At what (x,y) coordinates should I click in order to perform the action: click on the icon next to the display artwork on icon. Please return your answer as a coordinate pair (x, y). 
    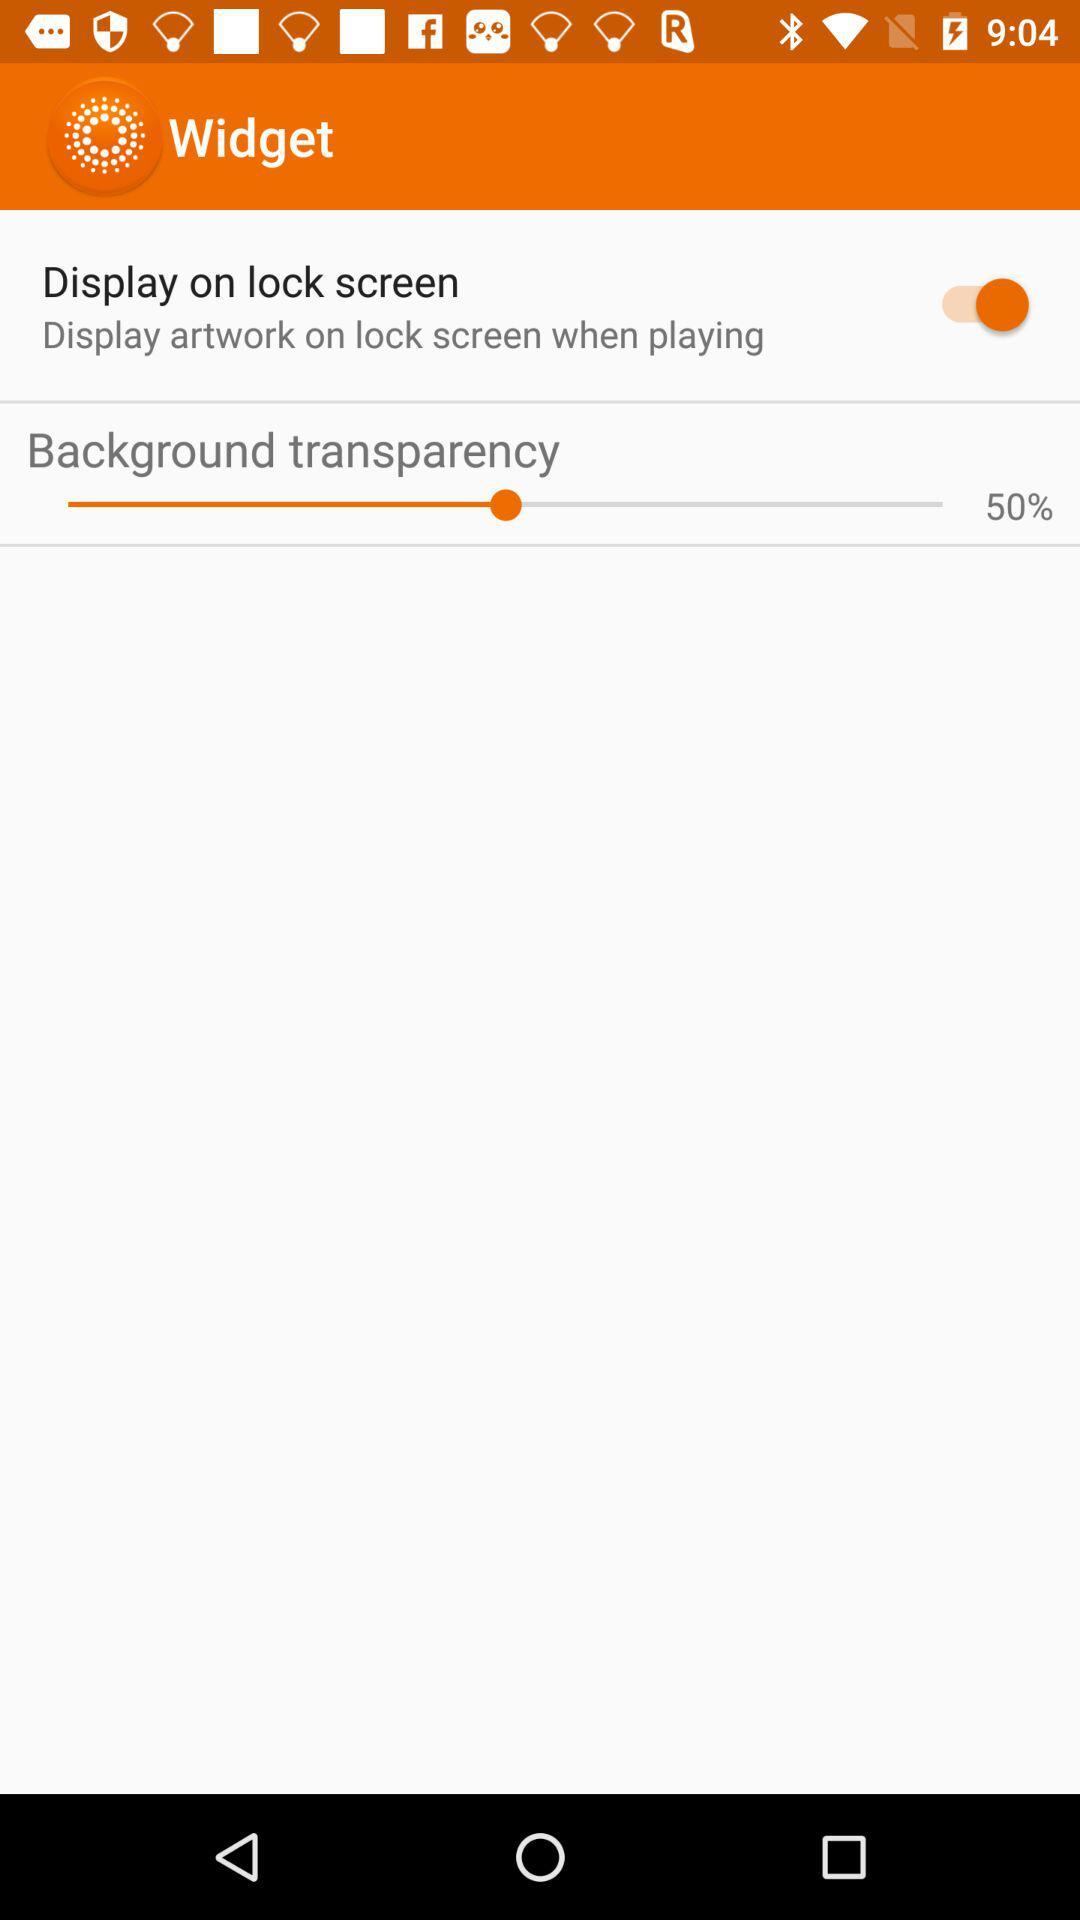
    Looking at the image, I should click on (974, 303).